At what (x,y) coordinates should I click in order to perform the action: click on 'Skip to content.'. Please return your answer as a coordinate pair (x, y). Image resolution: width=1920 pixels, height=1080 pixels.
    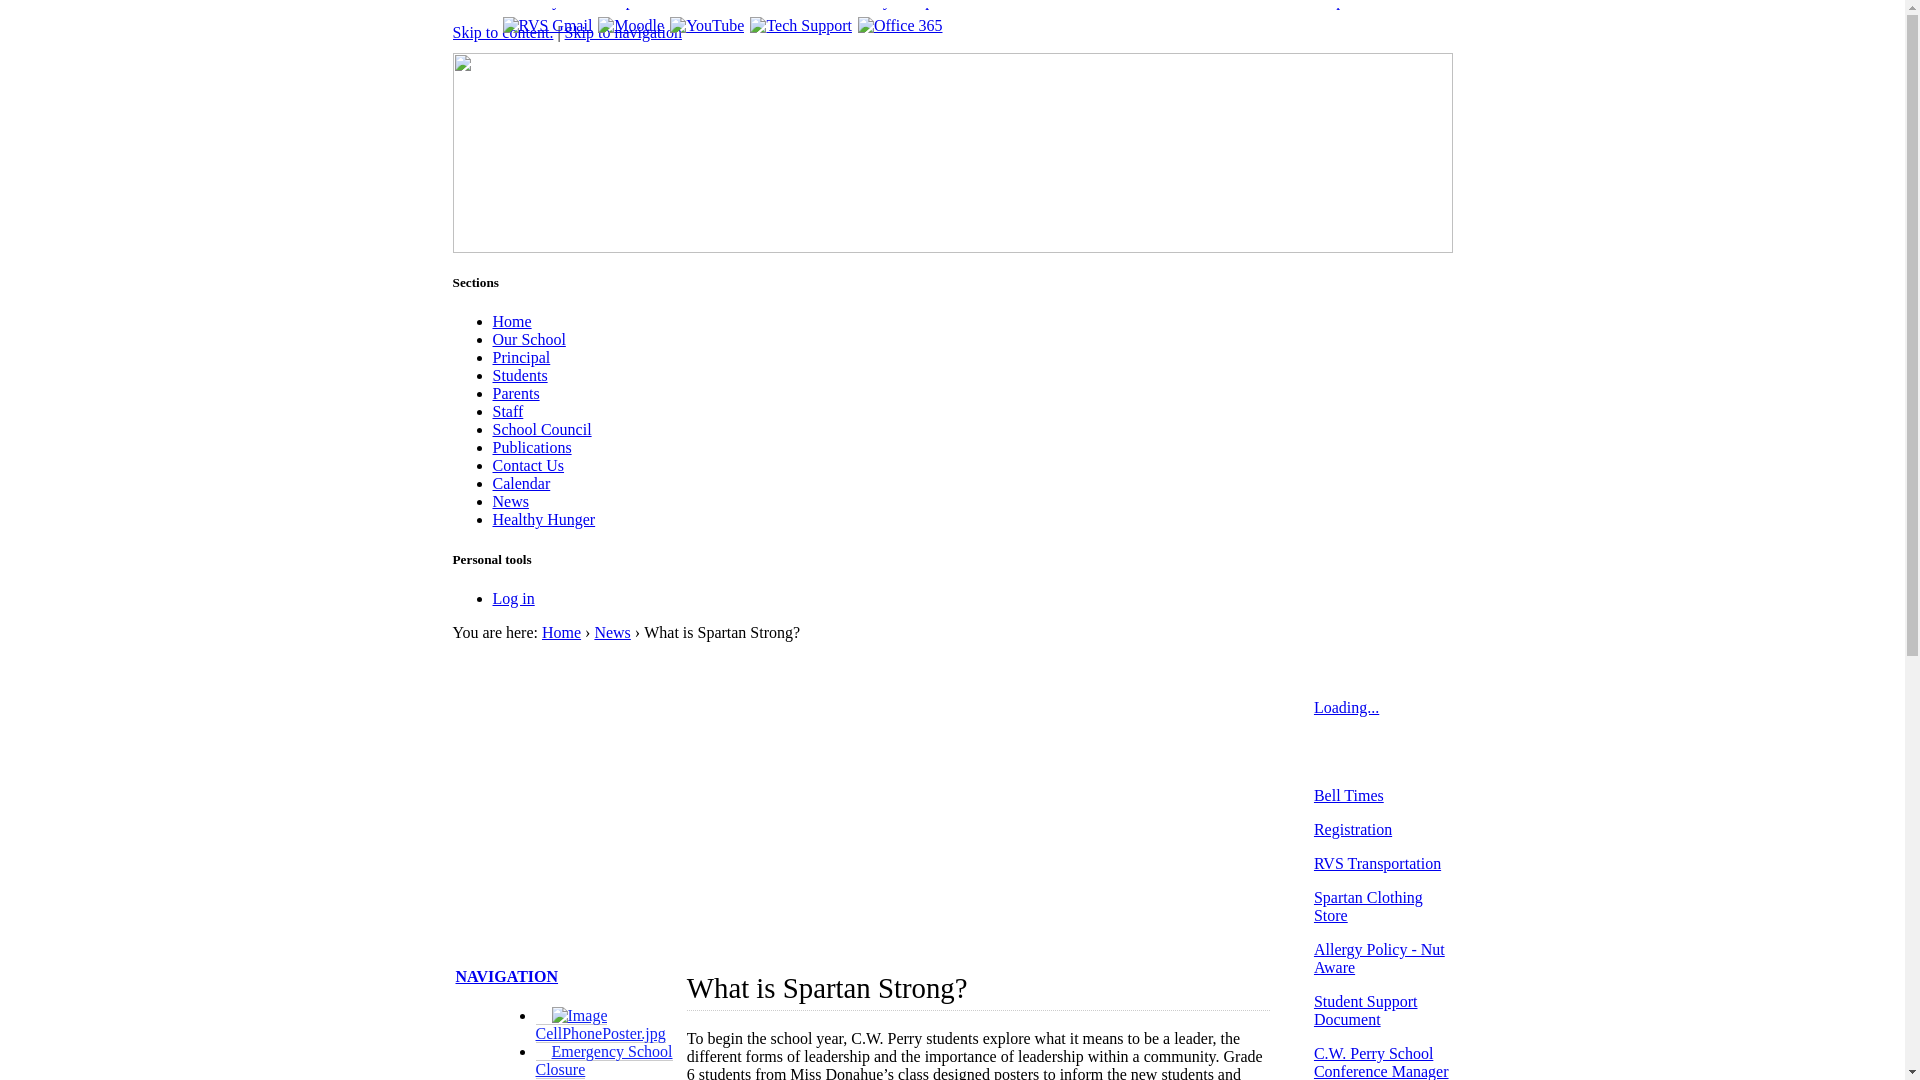
    Looking at the image, I should click on (502, 32).